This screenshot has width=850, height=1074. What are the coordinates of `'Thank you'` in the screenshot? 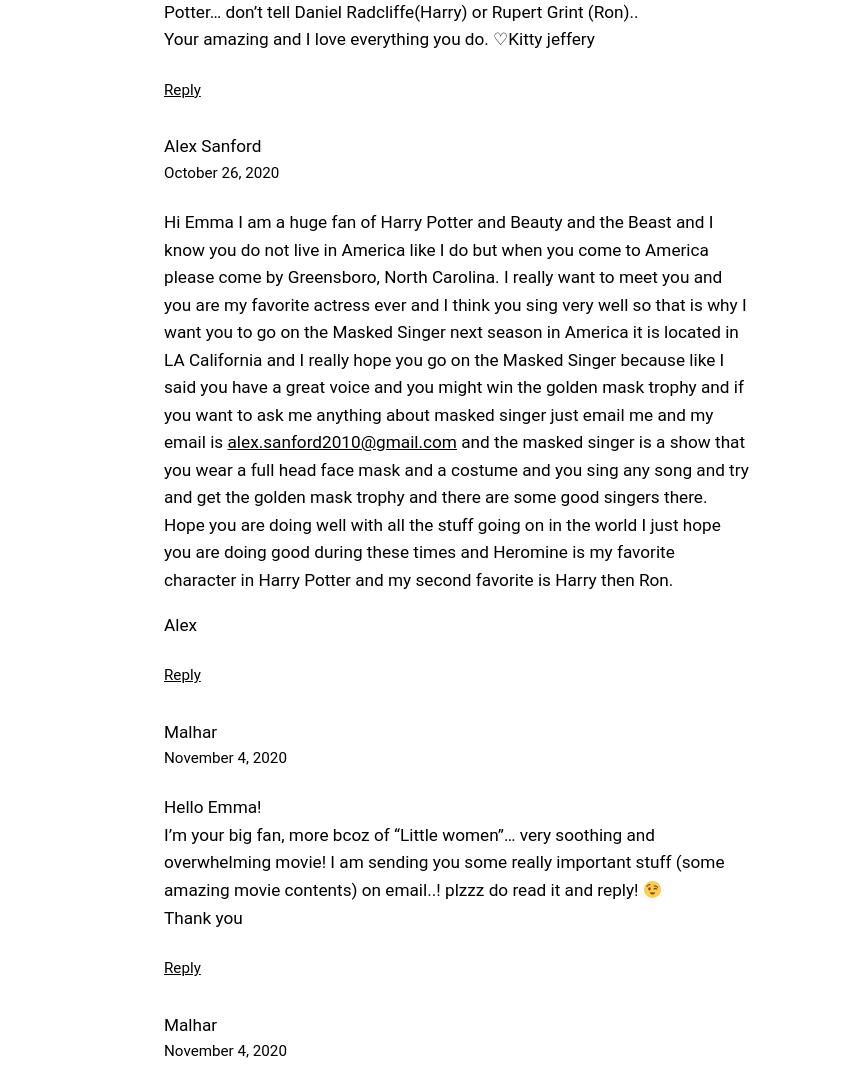 It's located at (201, 916).